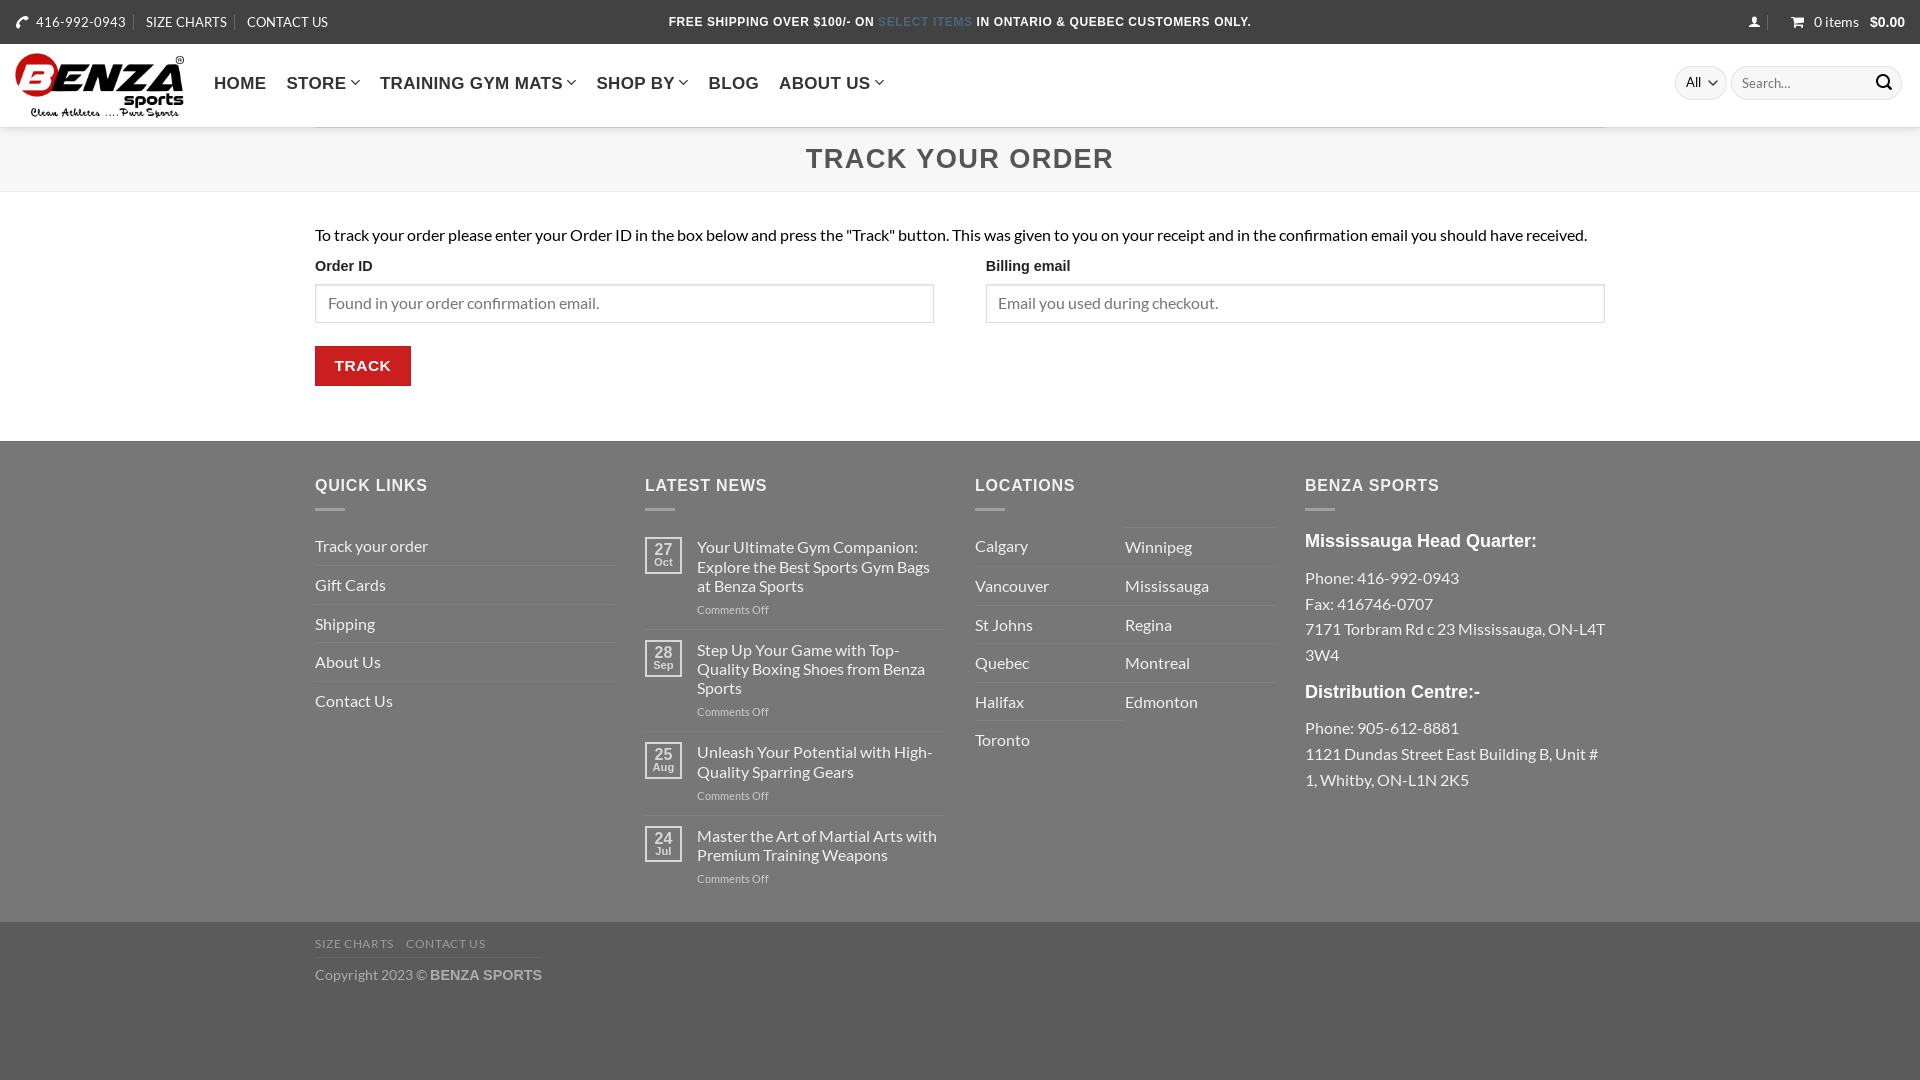  What do you see at coordinates (1161, 701) in the screenshot?
I see `'Edmonton'` at bounding box center [1161, 701].